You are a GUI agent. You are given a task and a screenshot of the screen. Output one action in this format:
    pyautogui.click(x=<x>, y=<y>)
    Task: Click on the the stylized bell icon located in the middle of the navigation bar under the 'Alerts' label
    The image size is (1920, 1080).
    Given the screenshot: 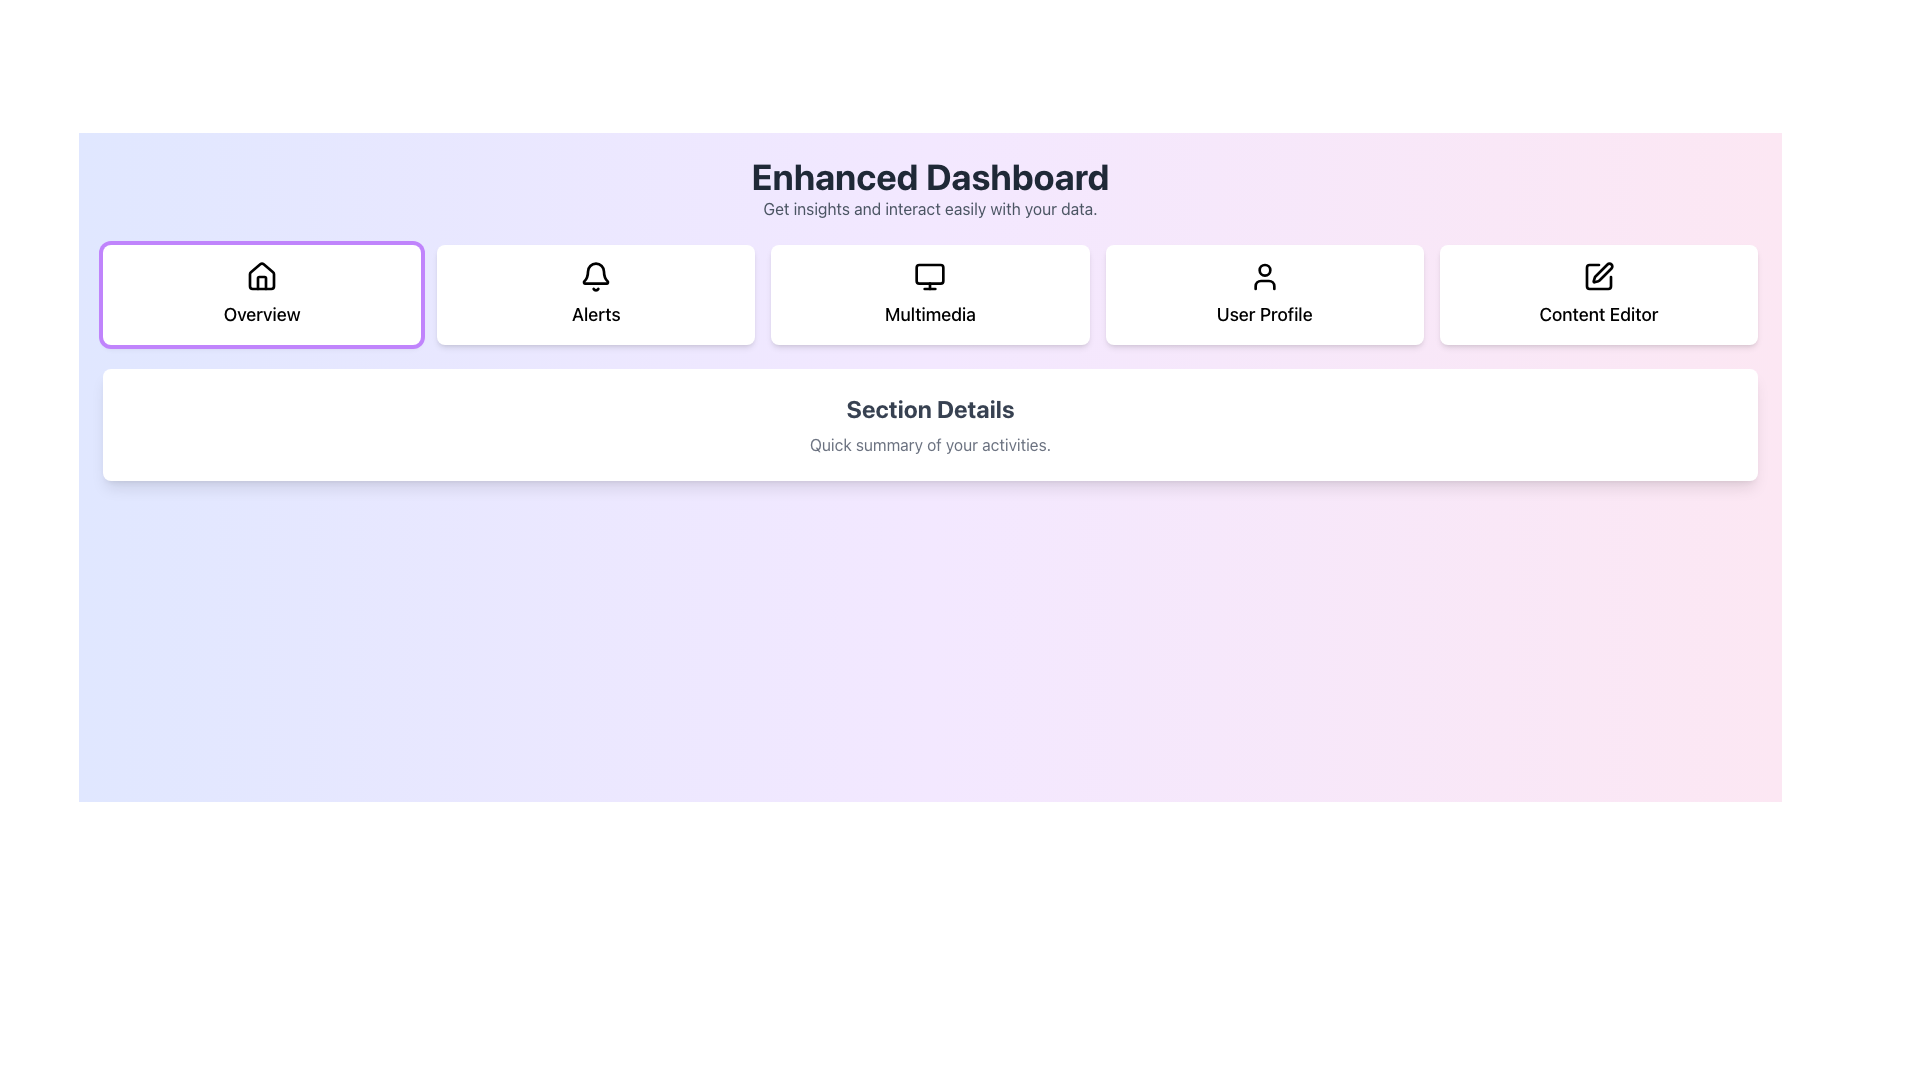 What is the action you would take?
    pyautogui.click(x=595, y=273)
    